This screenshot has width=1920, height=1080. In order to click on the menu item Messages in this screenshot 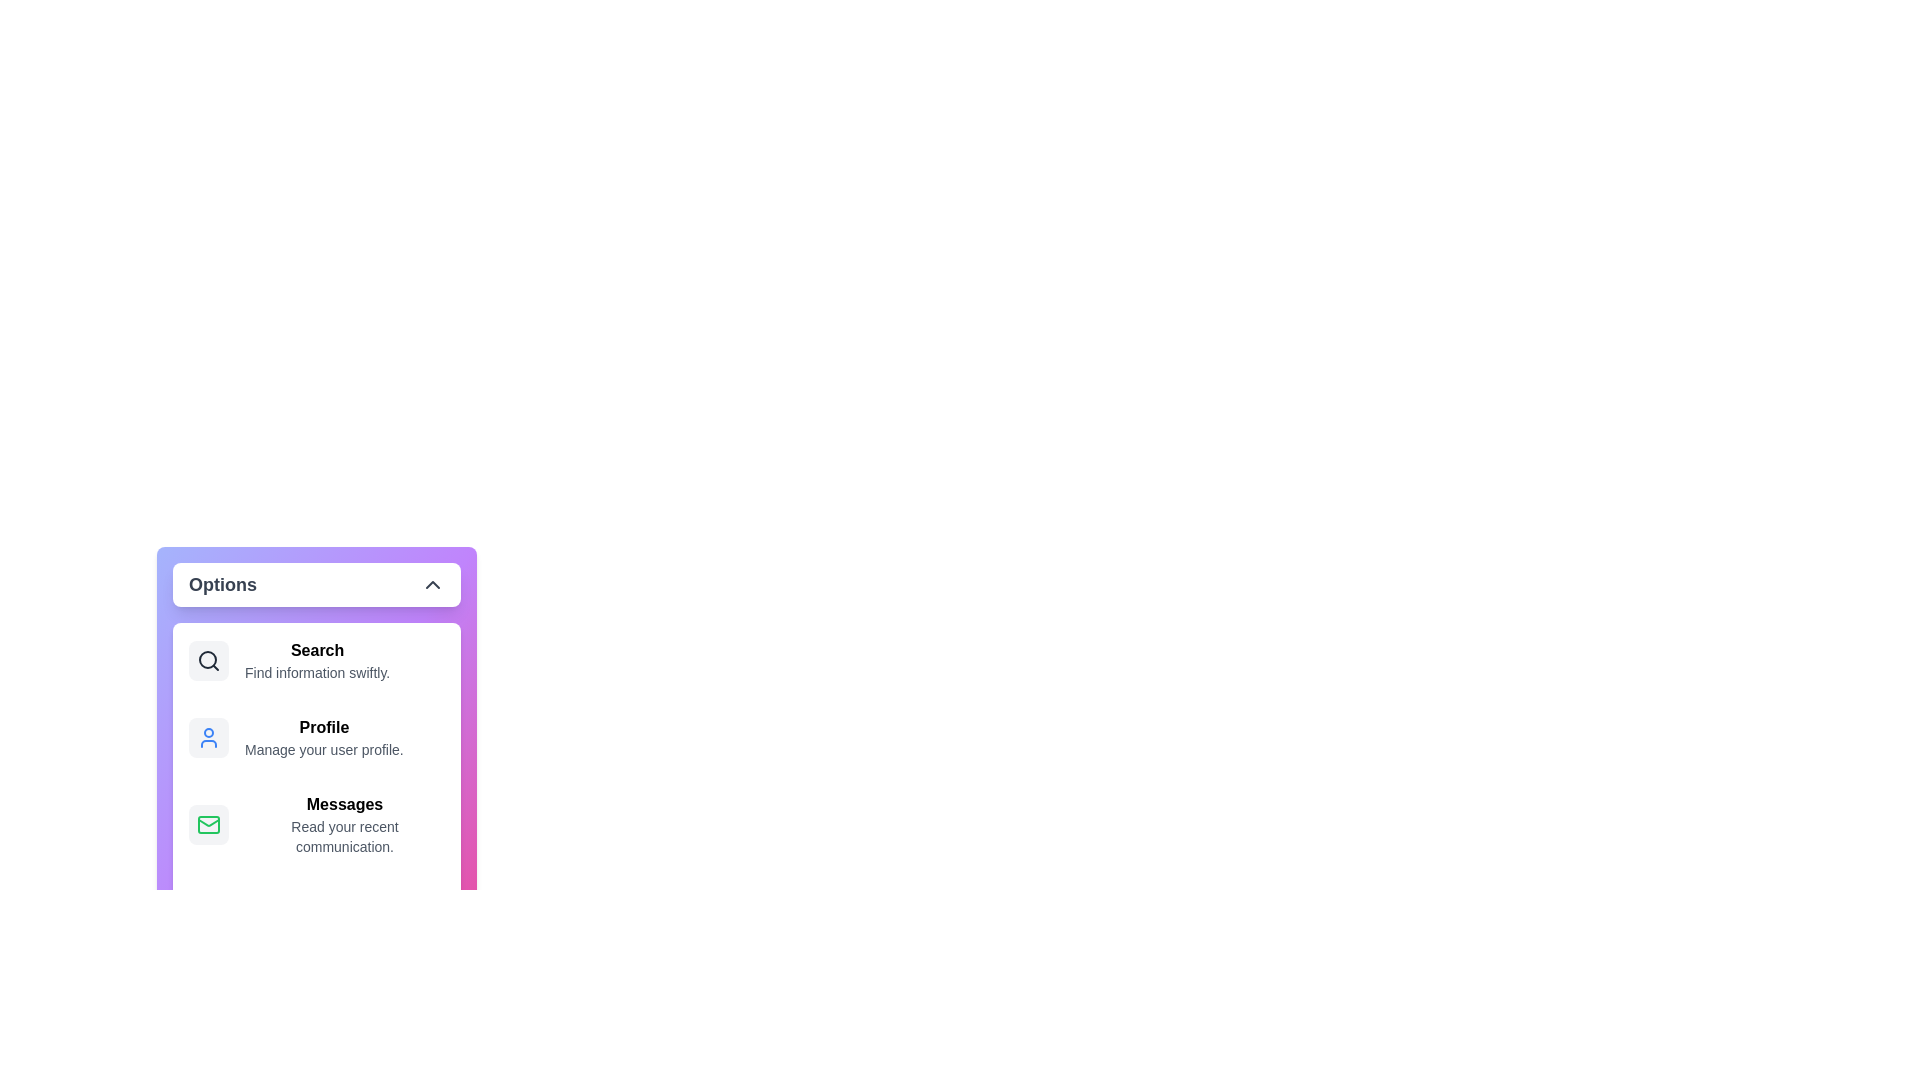, I will do `click(315, 824)`.